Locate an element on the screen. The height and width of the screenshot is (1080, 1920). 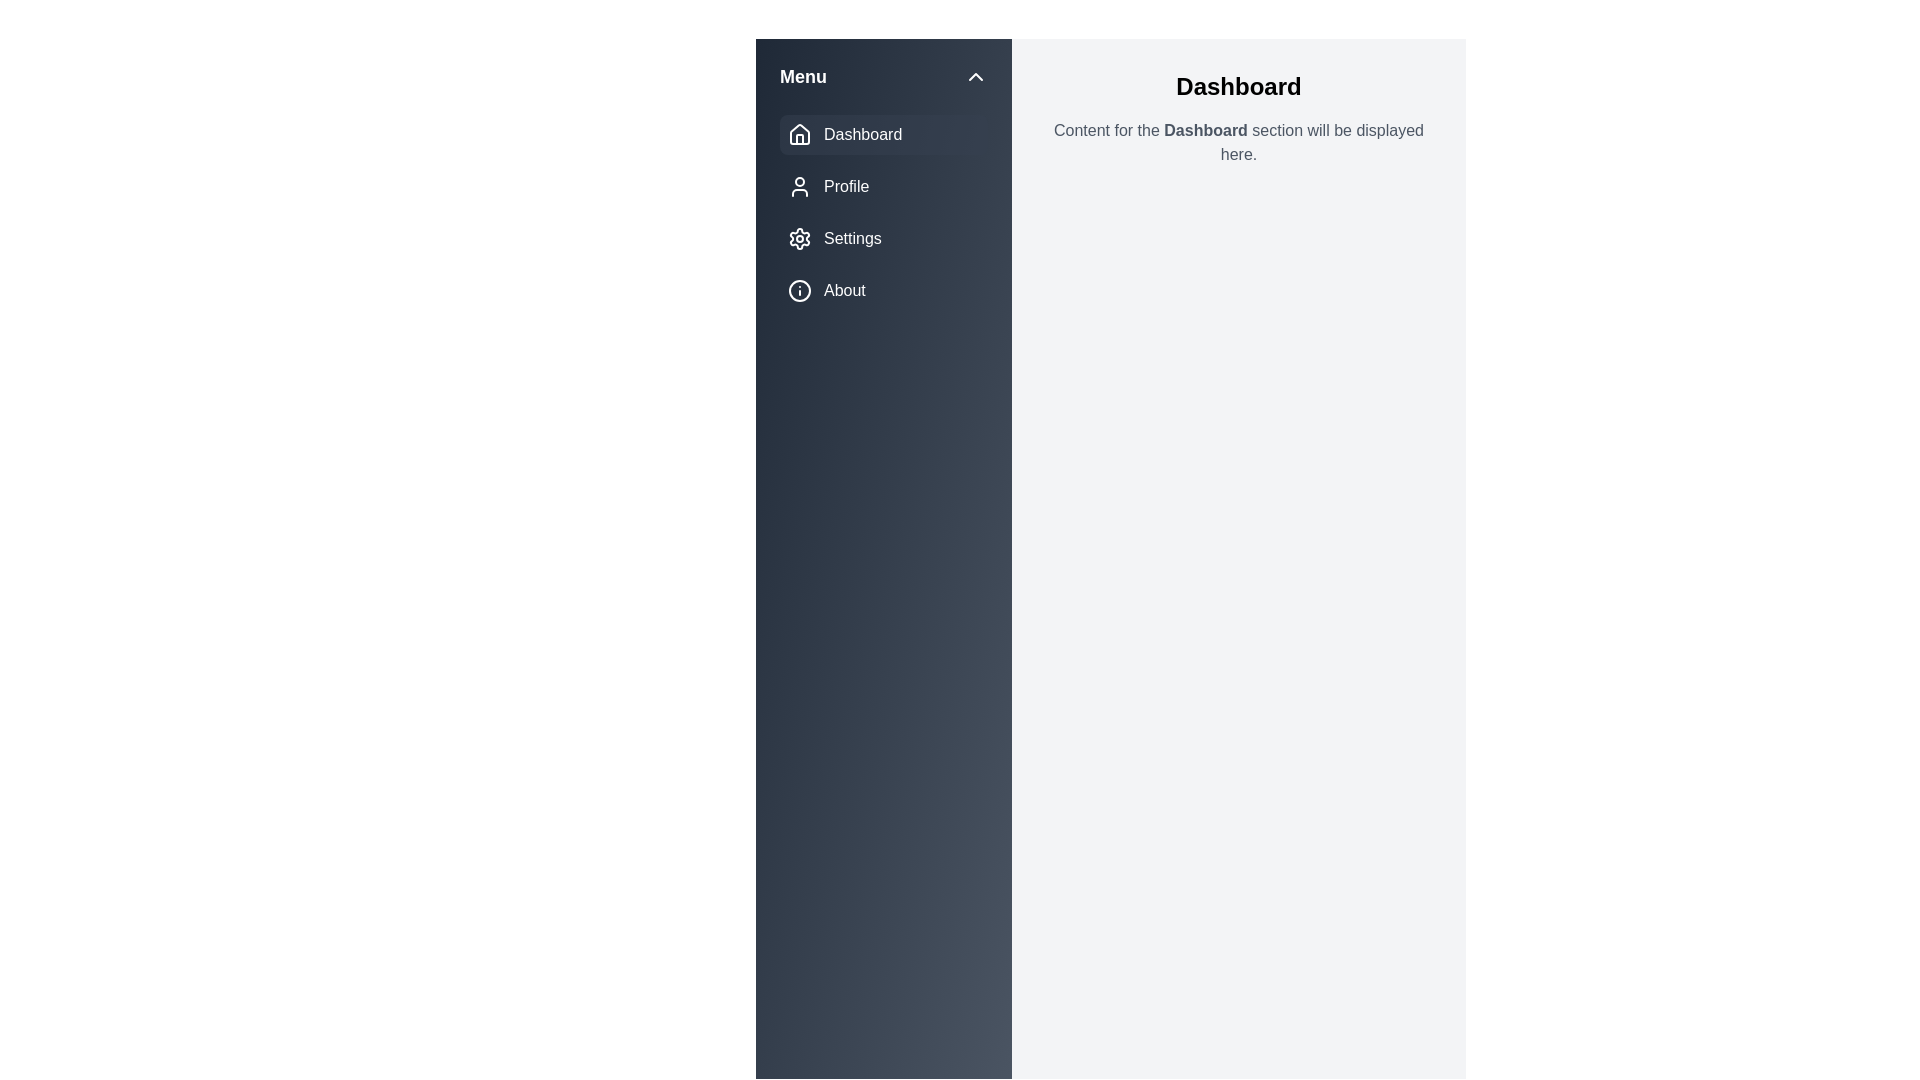
the toggle button located at the far-right end of the header bar next to the 'Menu' label is located at coordinates (975, 76).